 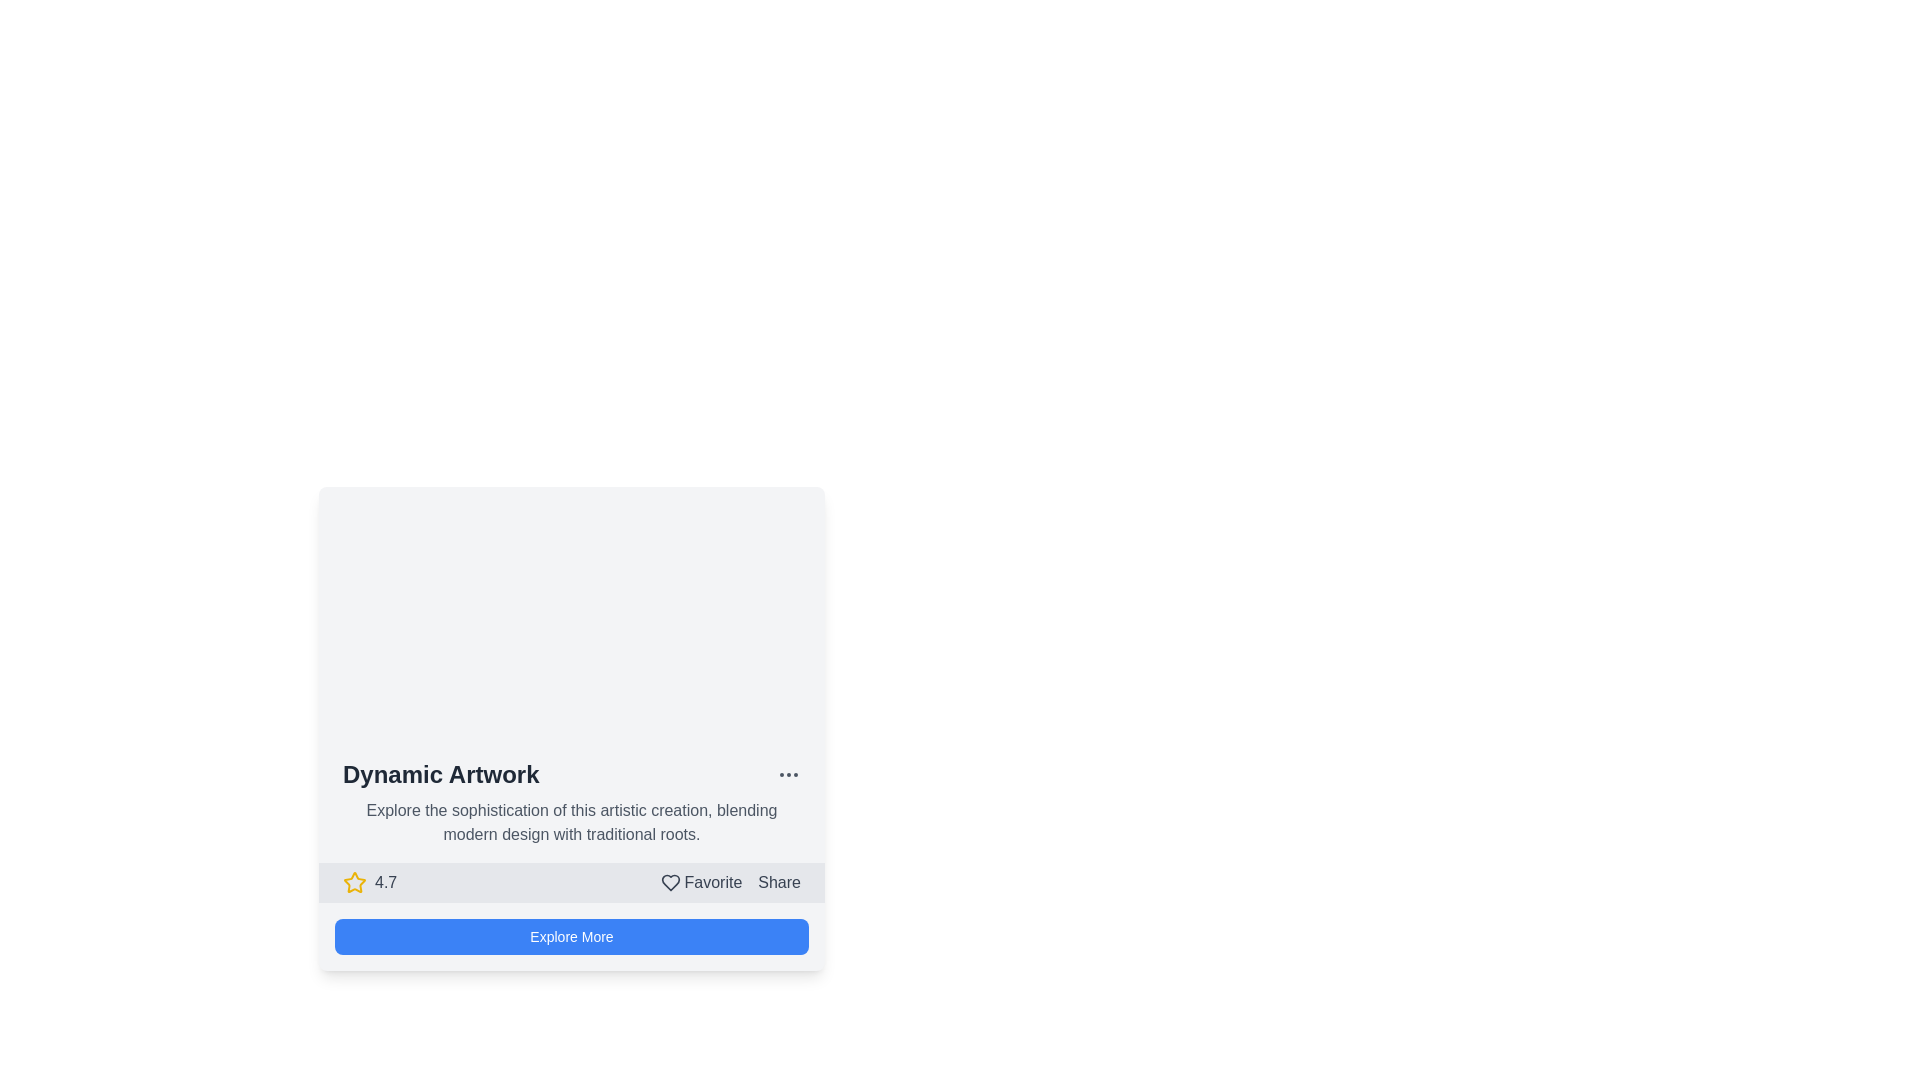 What do you see at coordinates (778, 882) in the screenshot?
I see `the clickable share button located to the right of the 'Favorite' text at the bottom right of the card` at bounding box center [778, 882].